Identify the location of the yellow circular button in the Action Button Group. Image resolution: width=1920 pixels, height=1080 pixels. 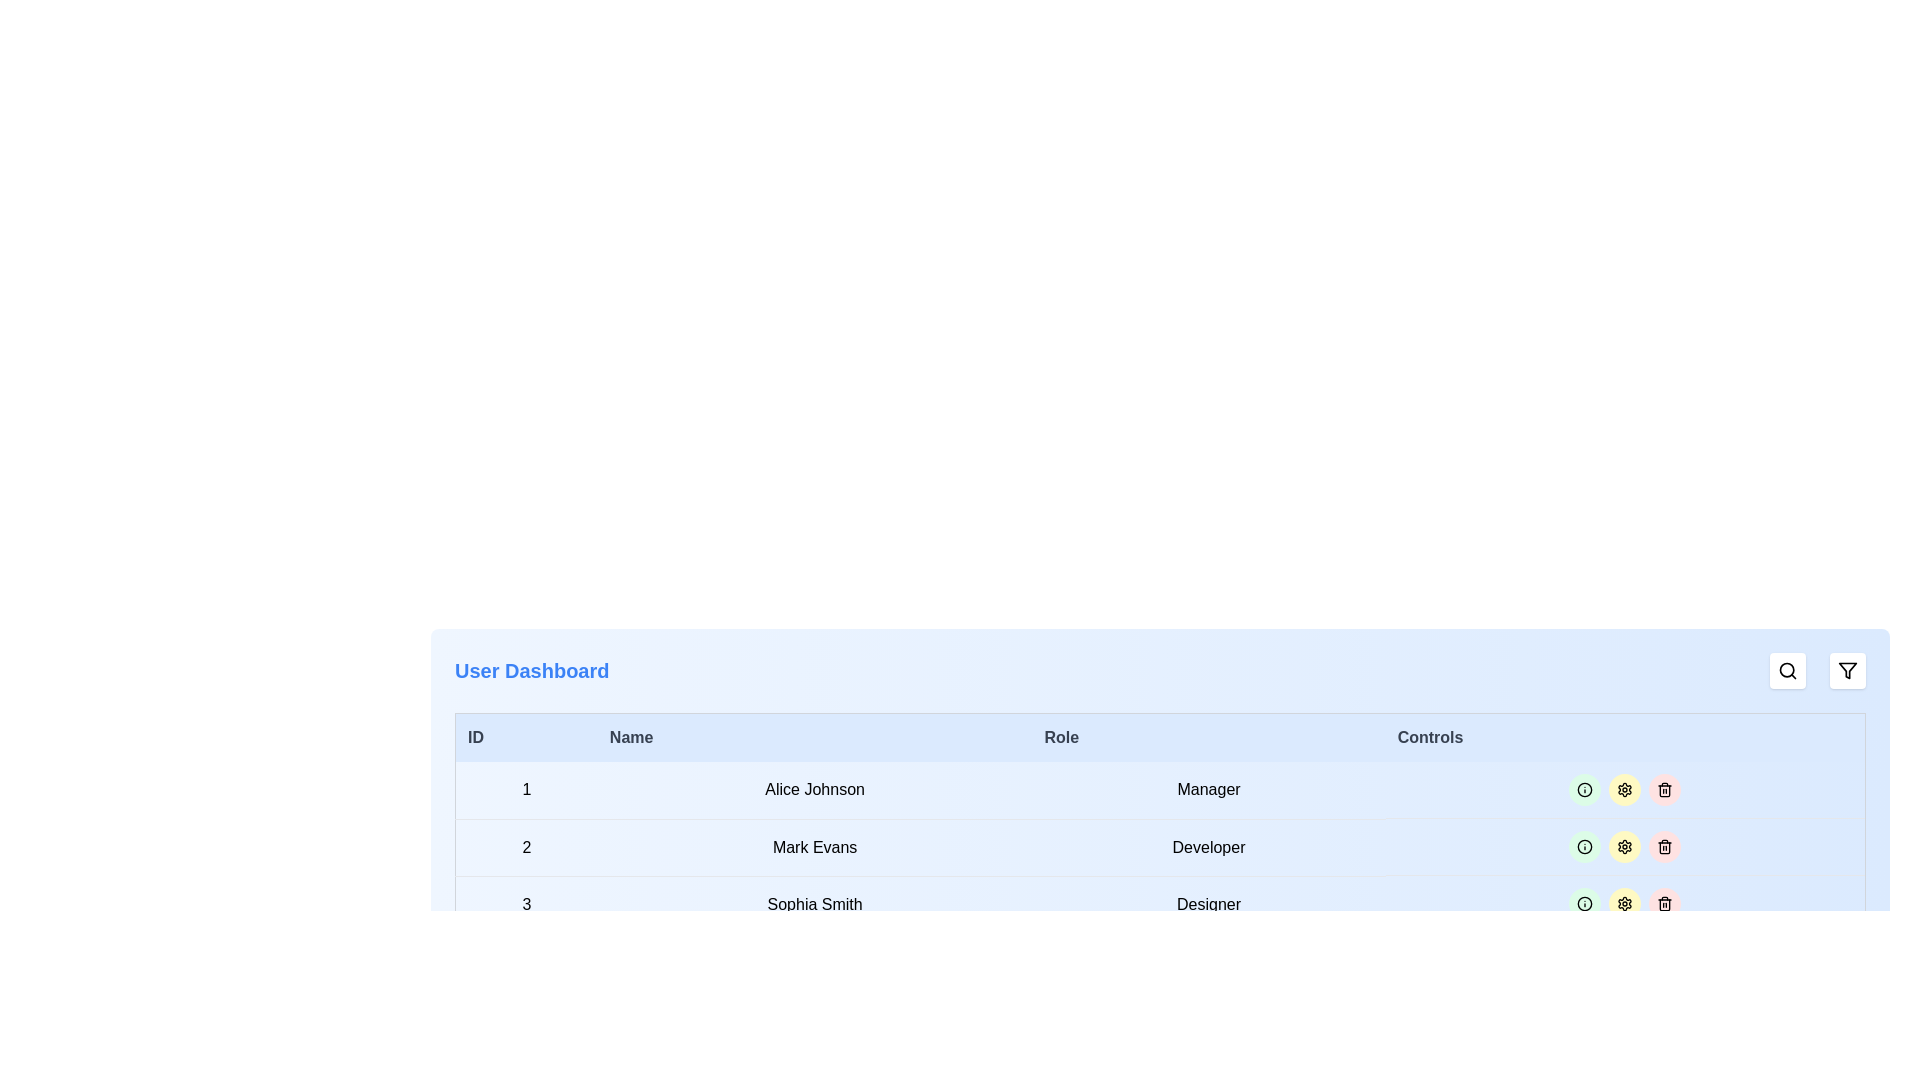
(1625, 789).